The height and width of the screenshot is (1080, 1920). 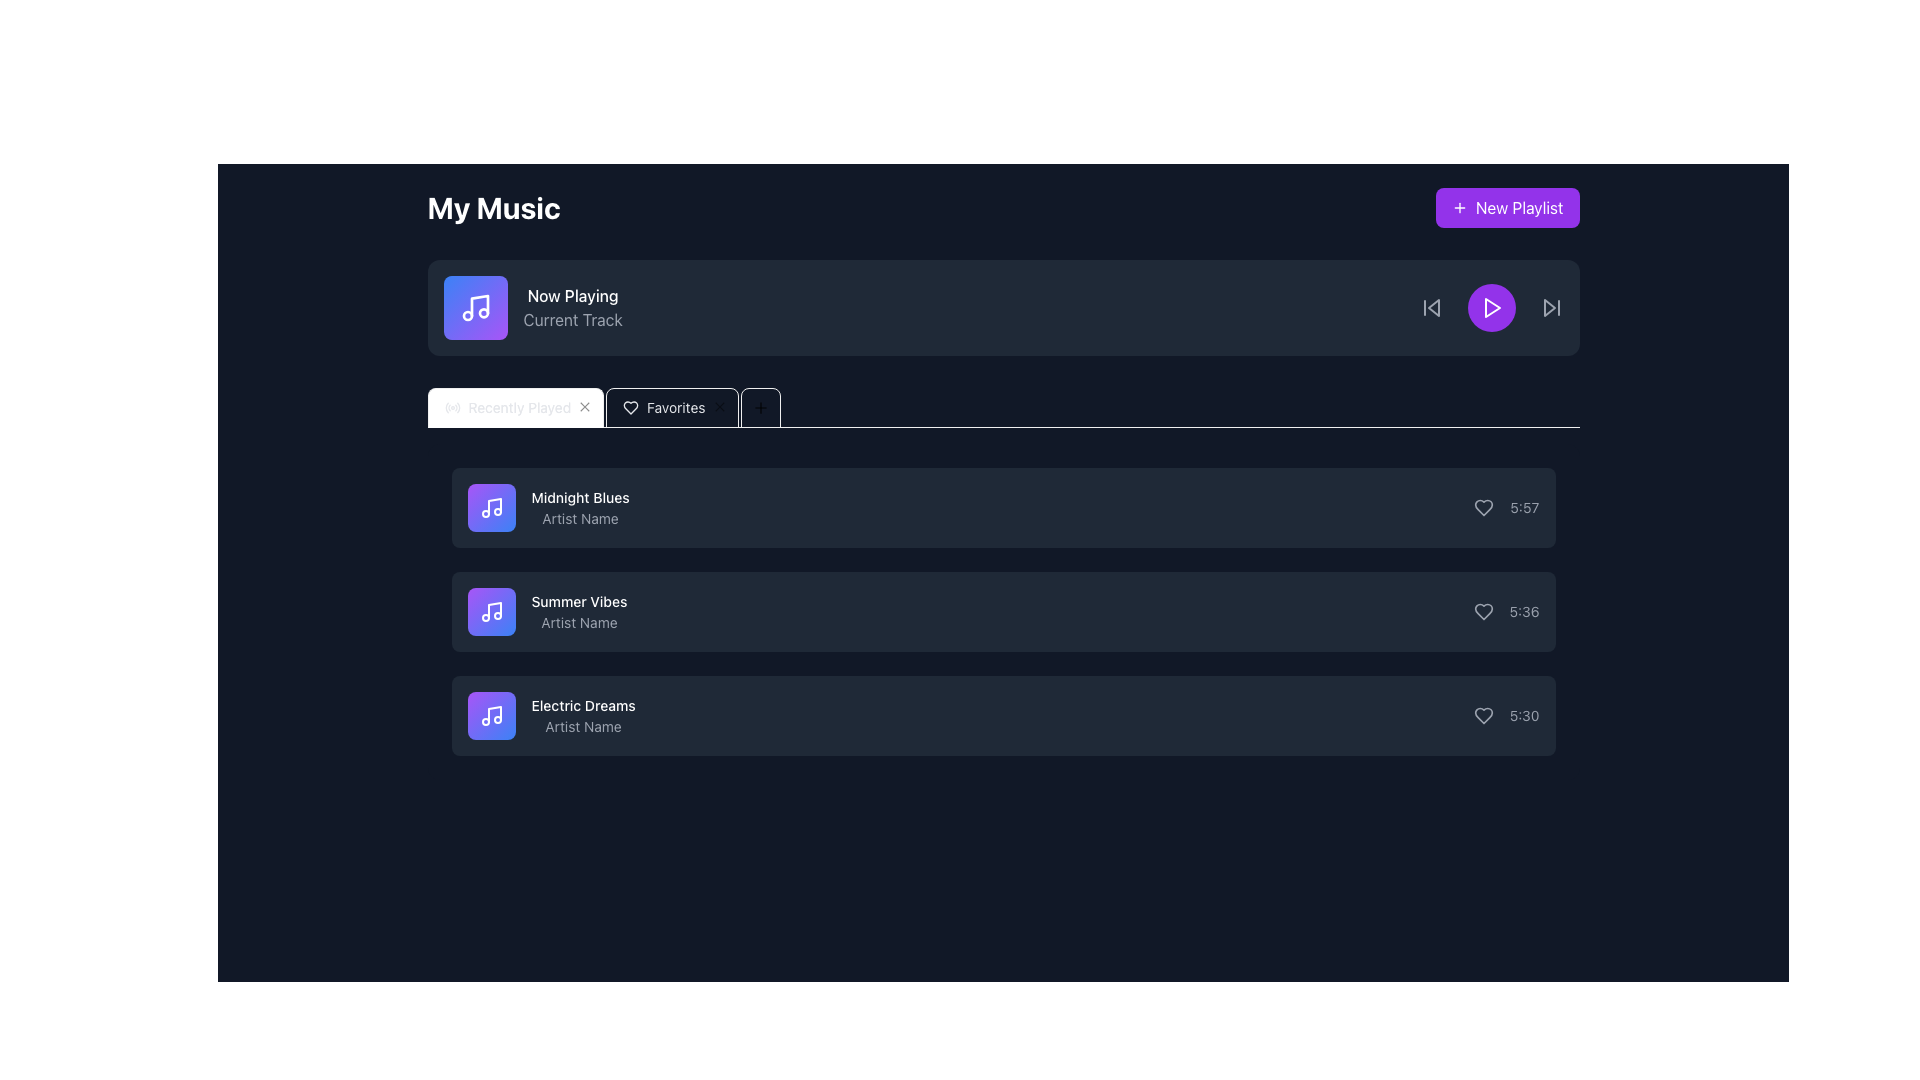 What do you see at coordinates (676, 407) in the screenshot?
I see `the static text label reading 'Favorites' which is styled in light-colored text against a dark background in the navigation bar` at bounding box center [676, 407].